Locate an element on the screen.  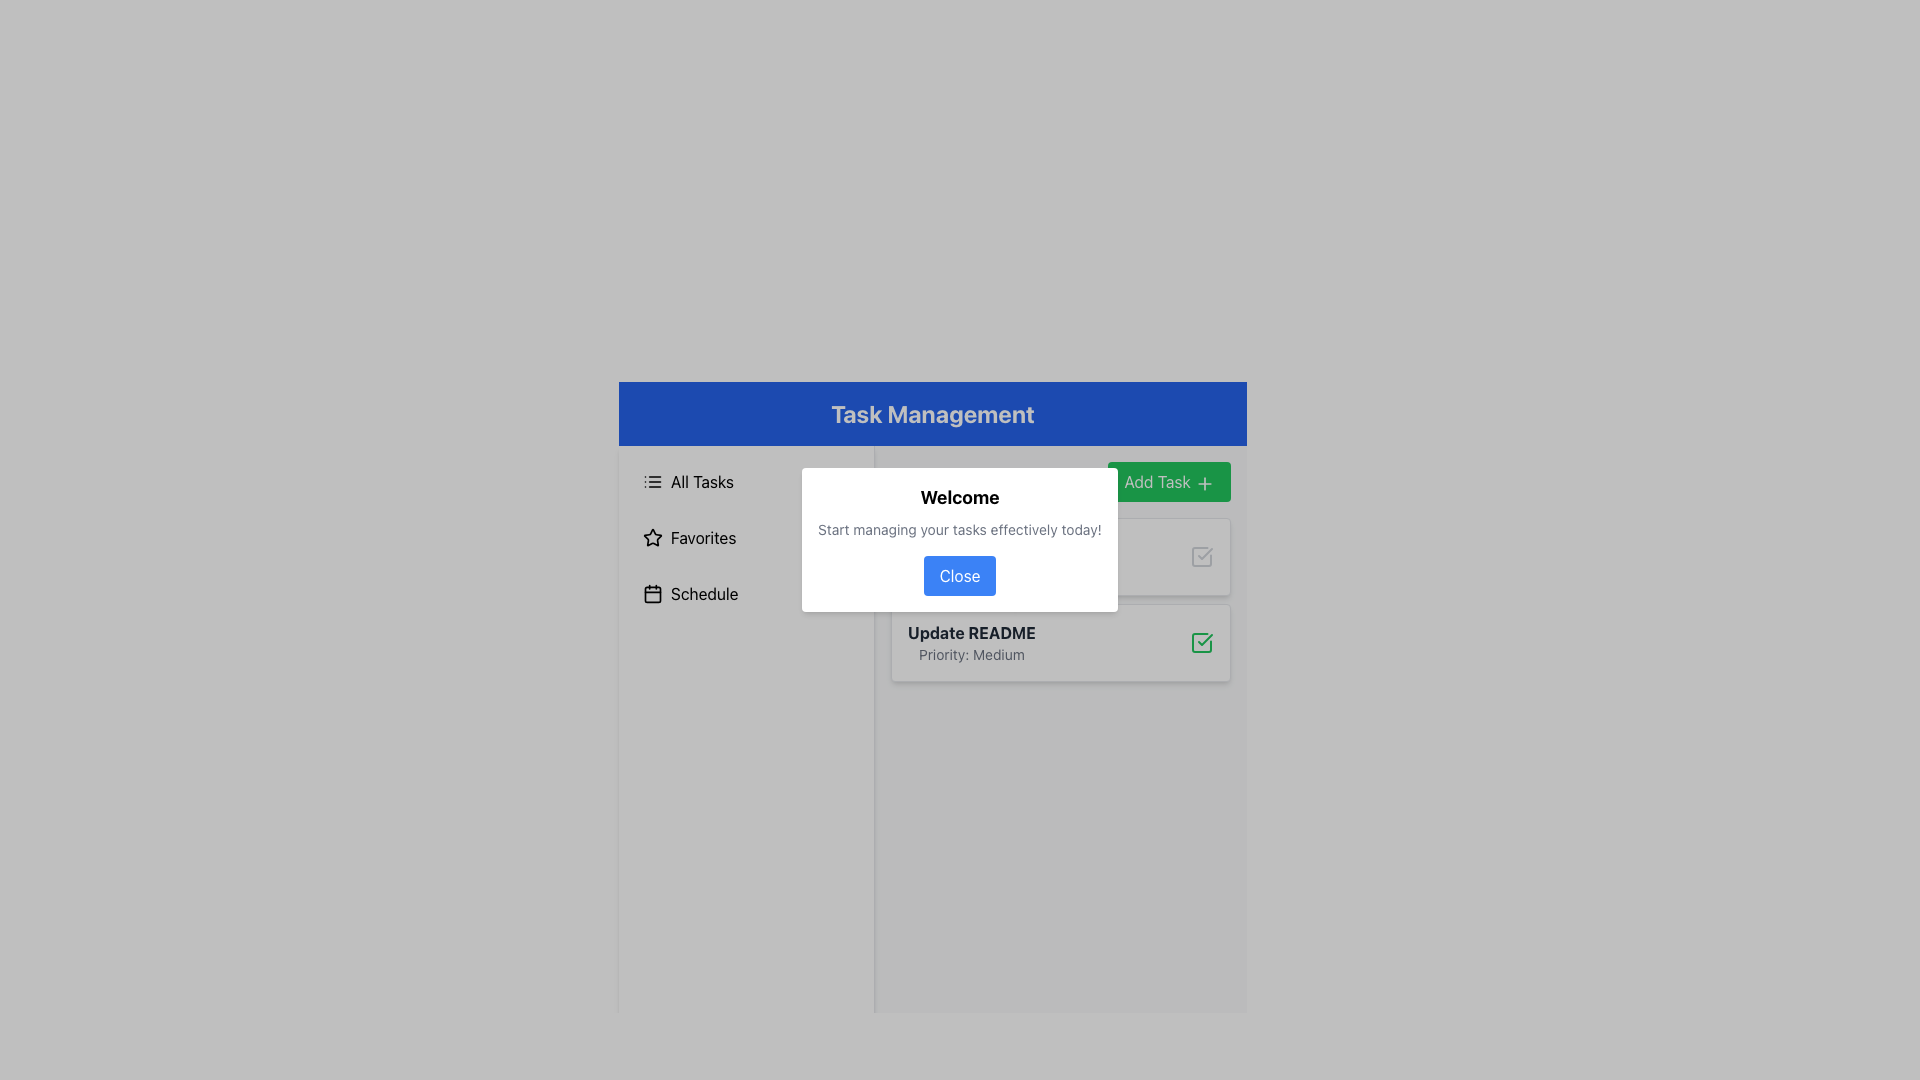
the 'All Tasks' text label in the vertical menu on the left side is located at coordinates (701, 482).